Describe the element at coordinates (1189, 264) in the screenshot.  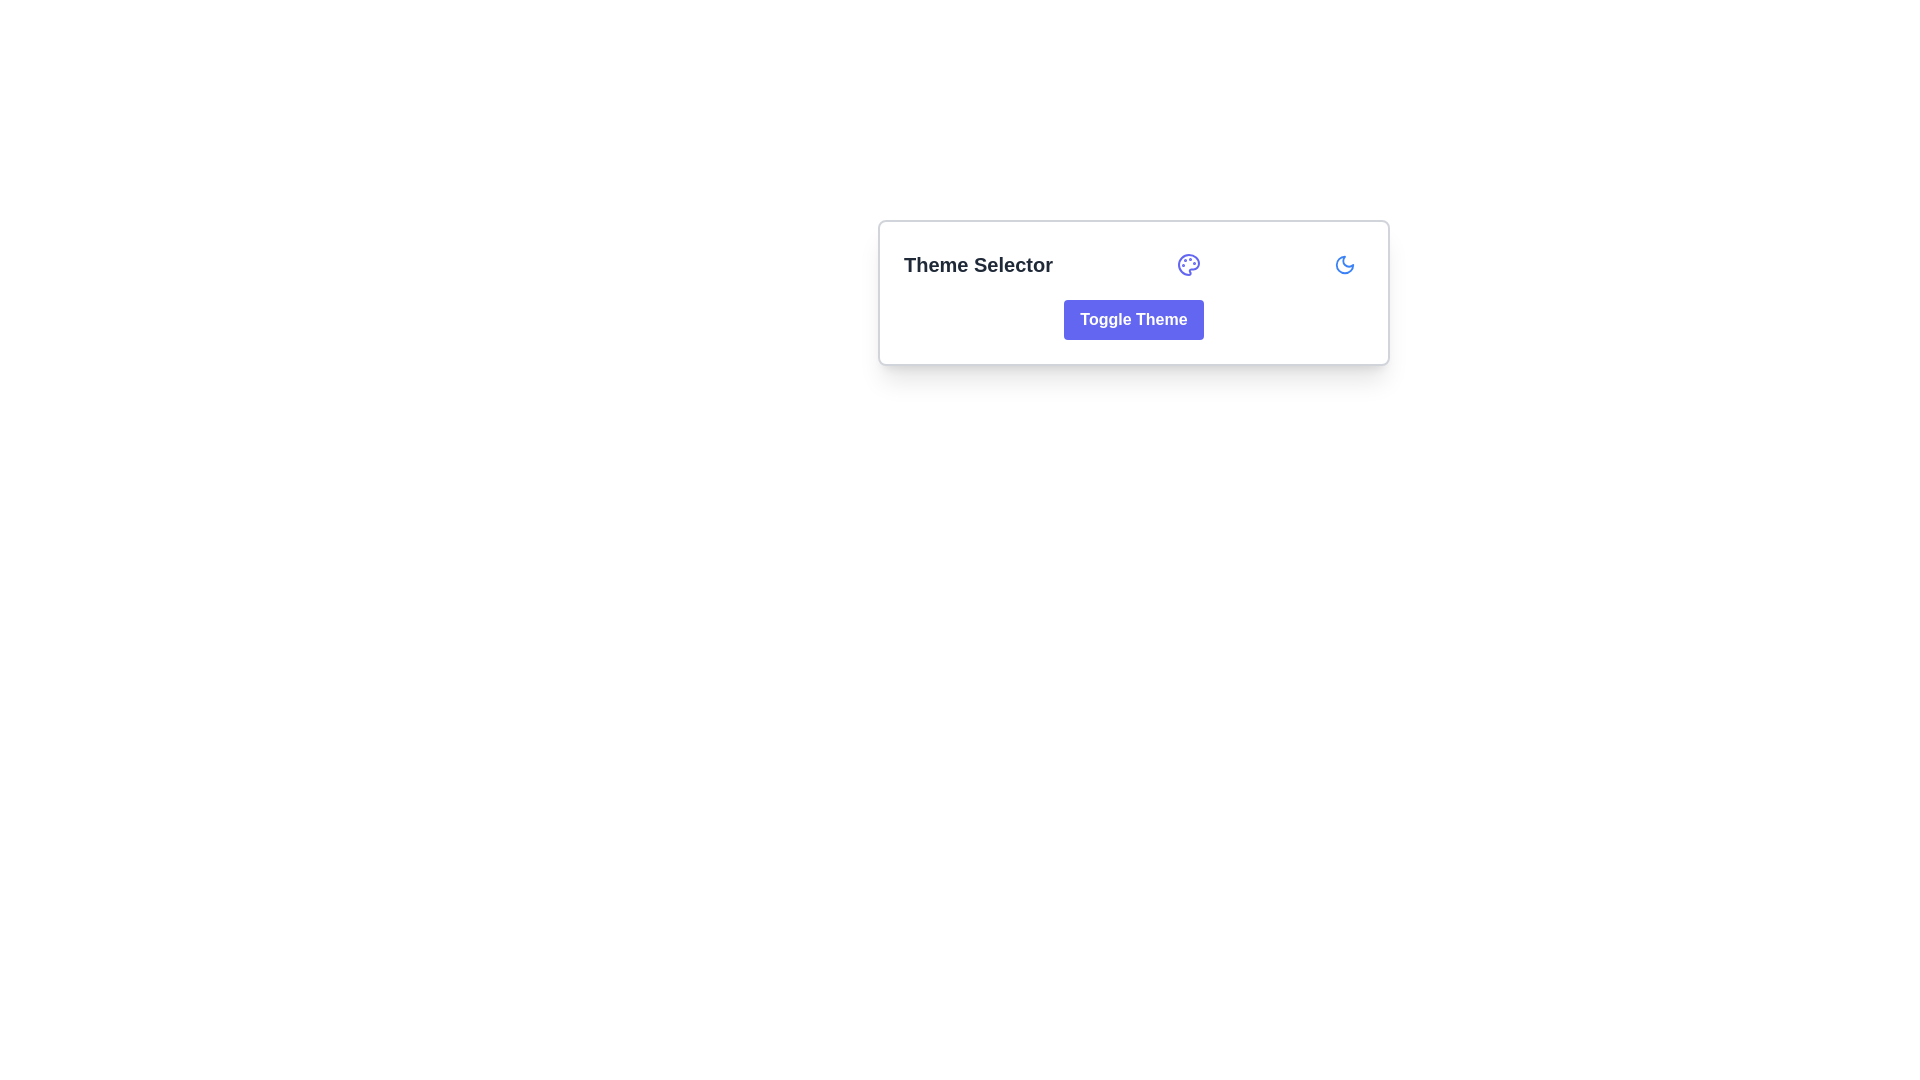
I see `the theme selection icon located next to the 'Theme Selector' title and near the 'Toggle Theme' button` at that location.